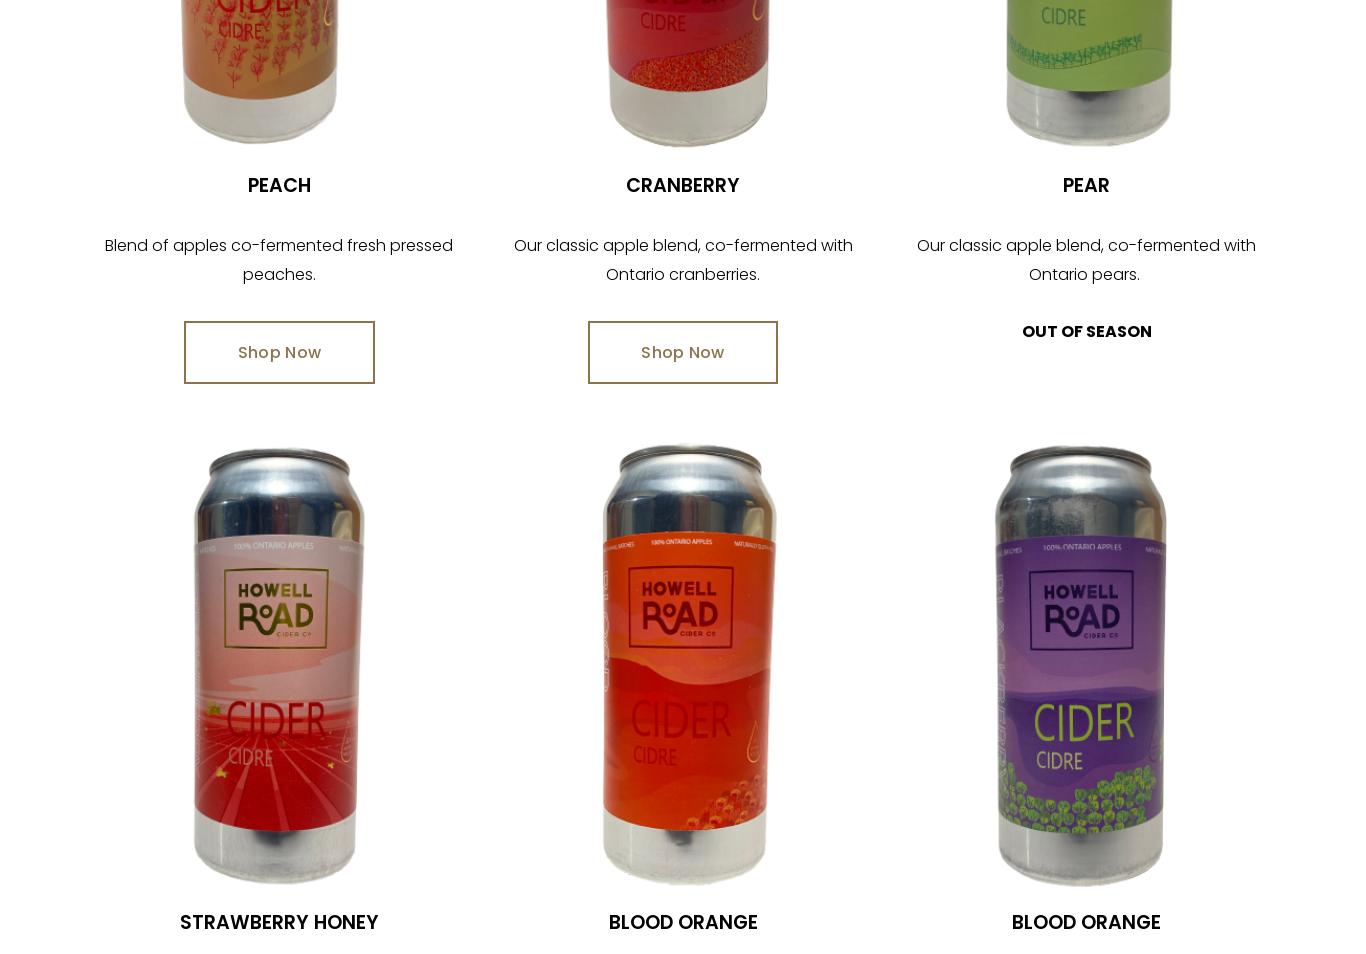  I want to click on 'CRANBERRY', so click(625, 184).